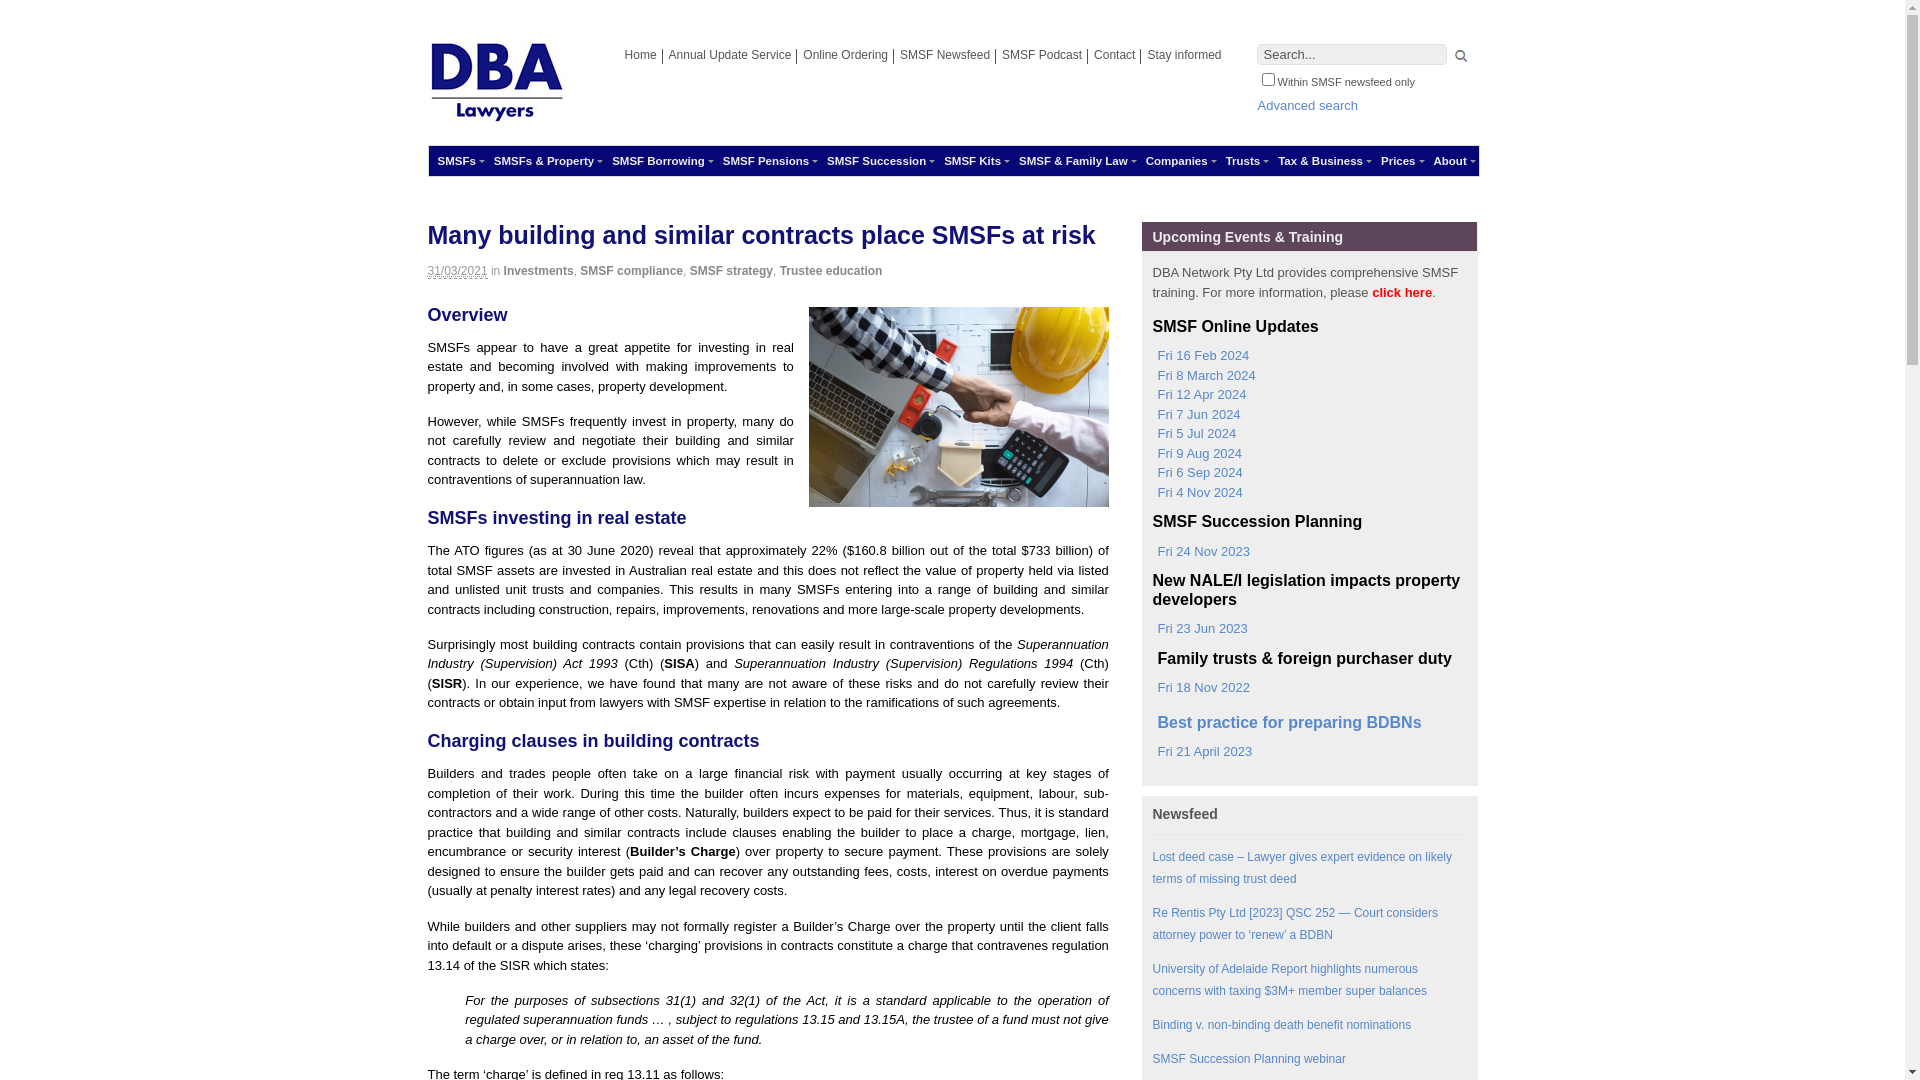 The height and width of the screenshot is (1080, 1920). I want to click on 'Fri 9 Aug 2024', so click(1152, 454).